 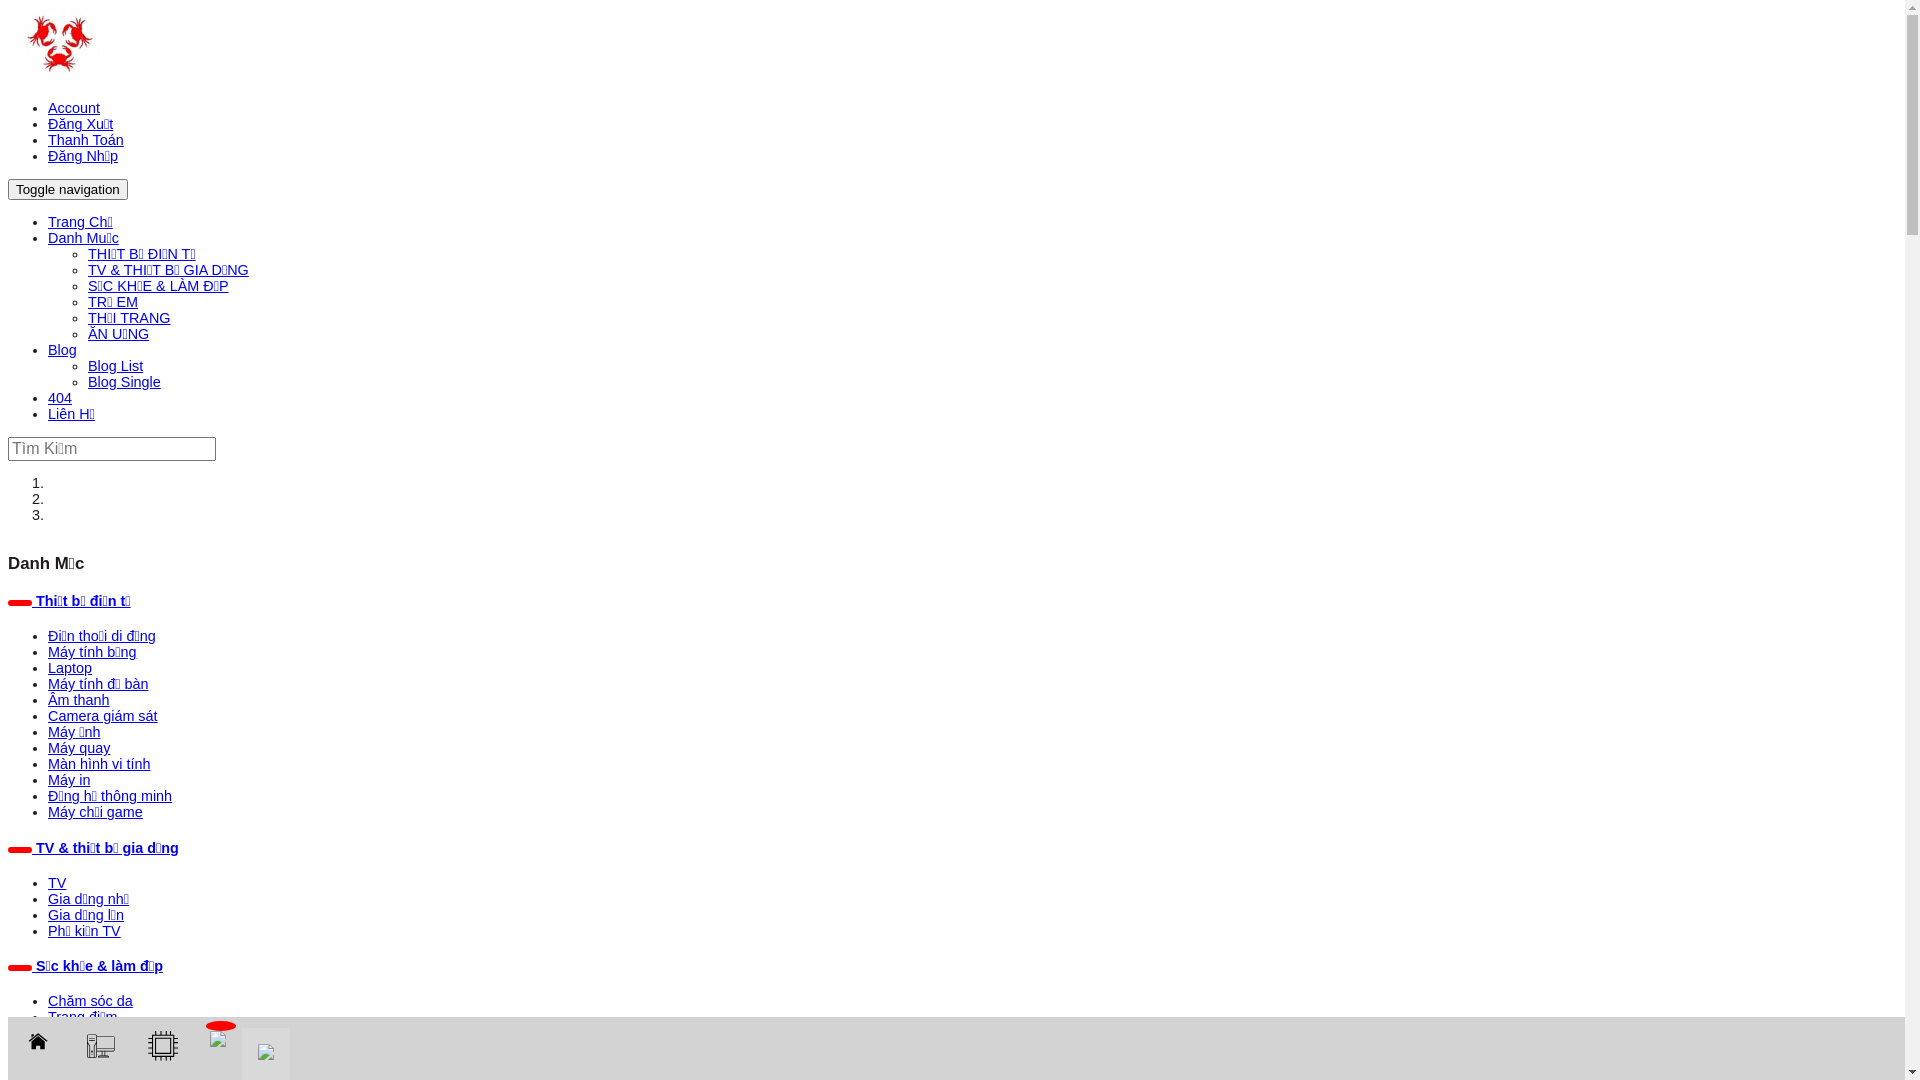 What do you see at coordinates (67, 189) in the screenshot?
I see `'Toggle navigation'` at bounding box center [67, 189].